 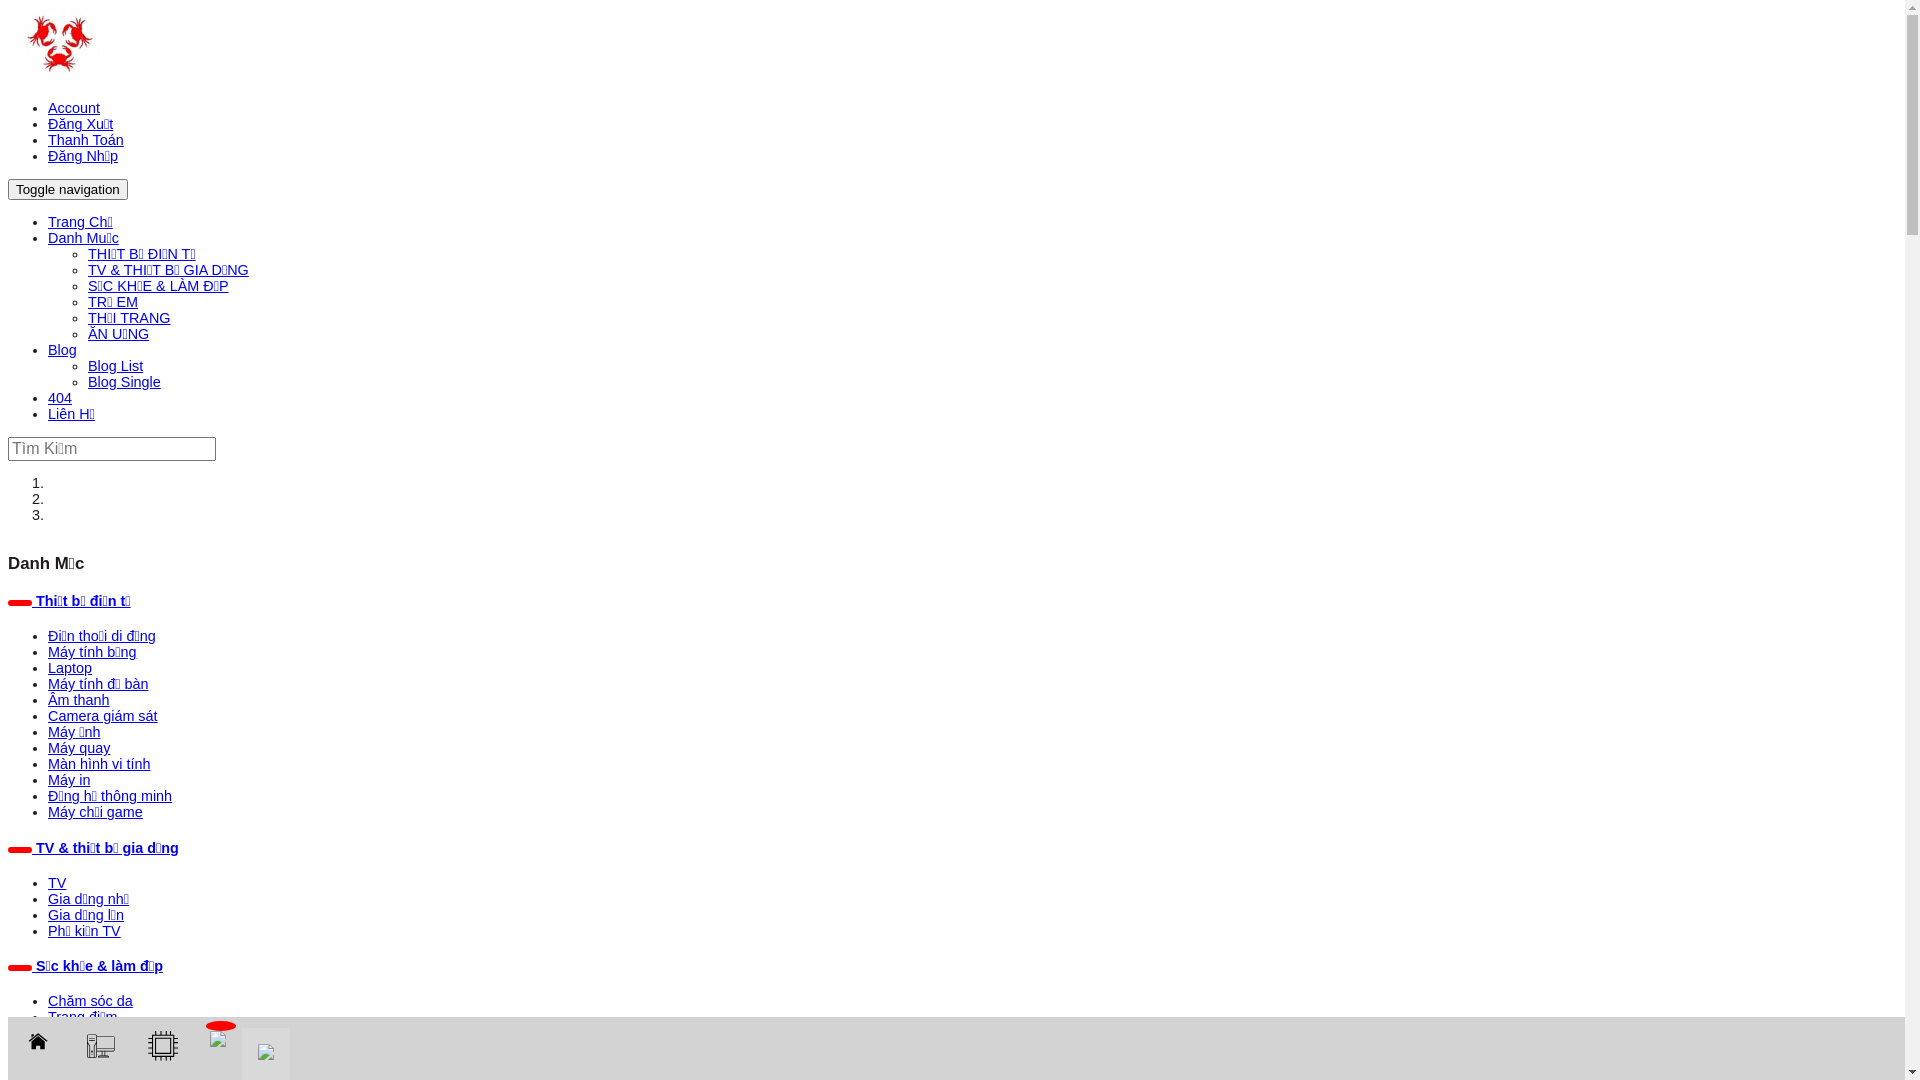 What do you see at coordinates (67, 189) in the screenshot?
I see `'Toggle navigation'` at bounding box center [67, 189].